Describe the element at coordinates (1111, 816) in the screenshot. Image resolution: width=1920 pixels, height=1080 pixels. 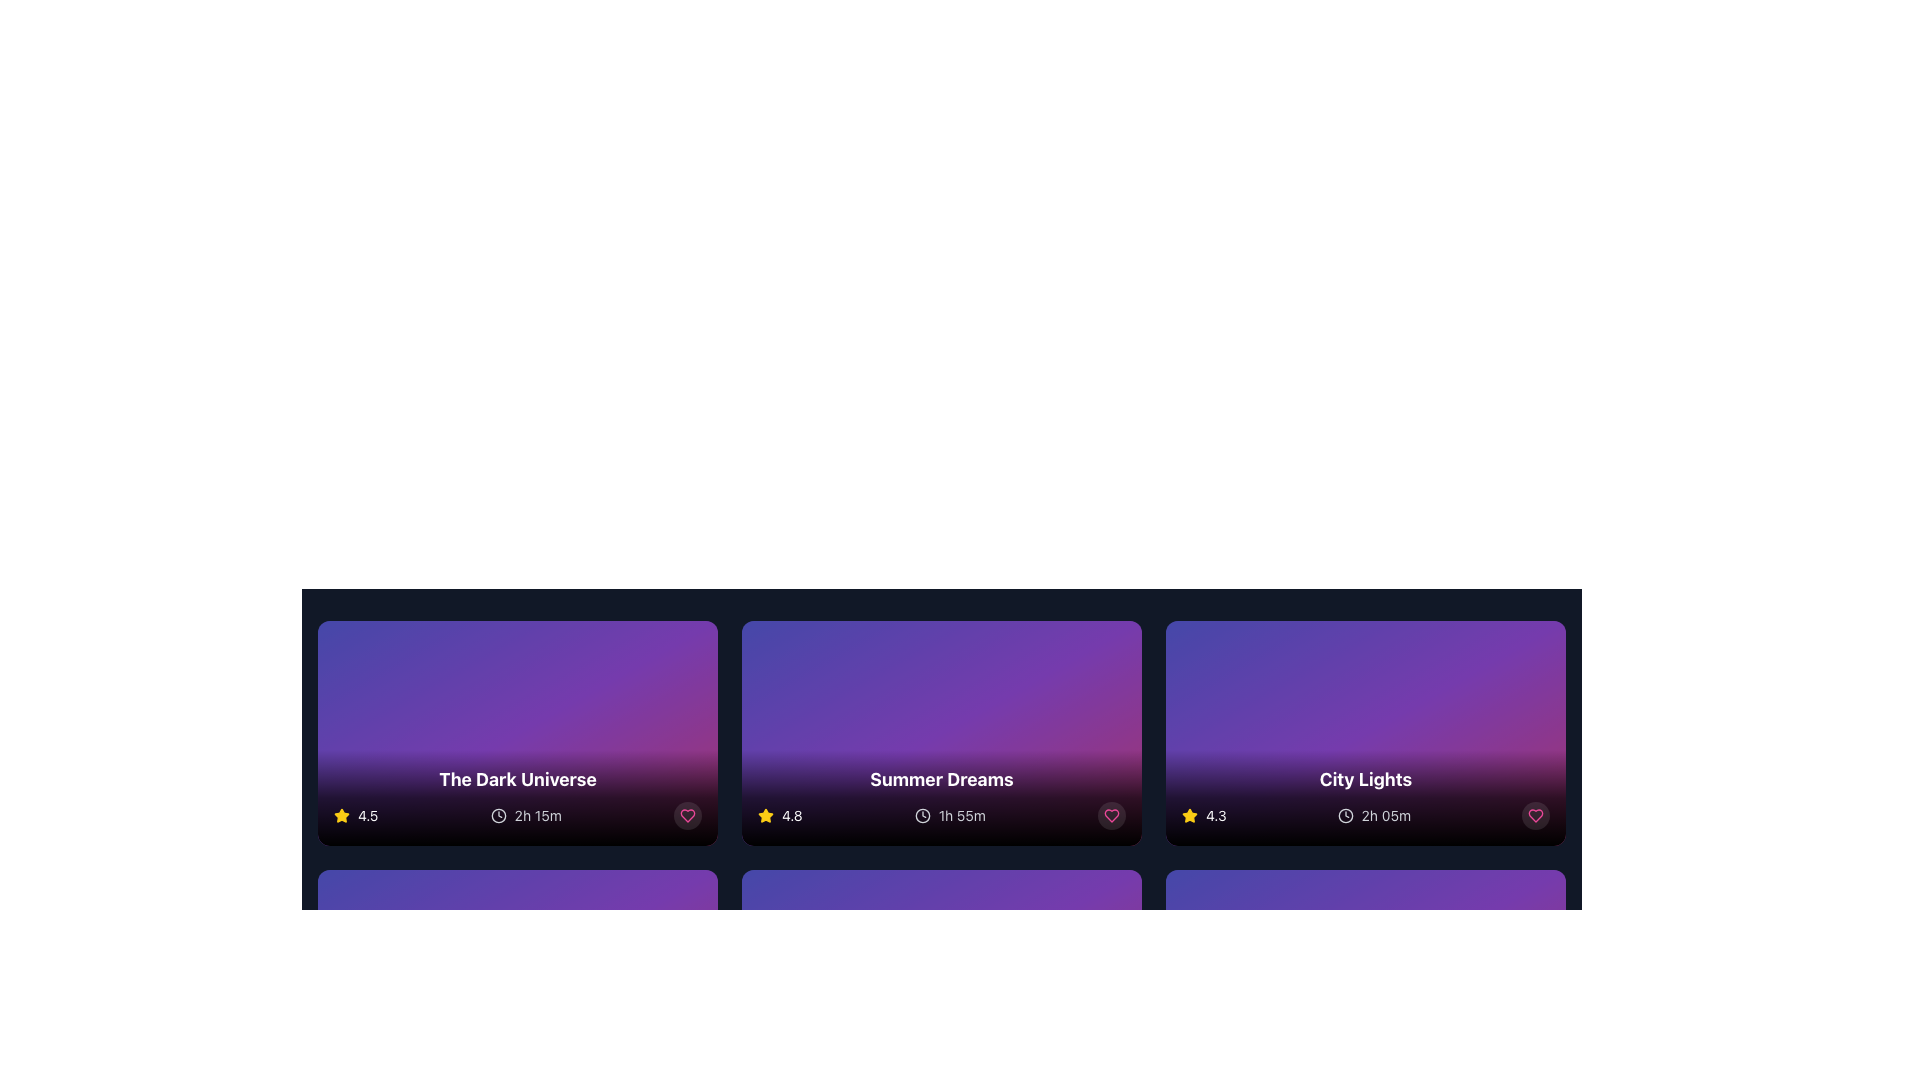
I see `the heart-shaped icon outlined in pink, located at the bottom-right corner of the 'Summer Dreams' card, to mark the item as favorite` at that location.